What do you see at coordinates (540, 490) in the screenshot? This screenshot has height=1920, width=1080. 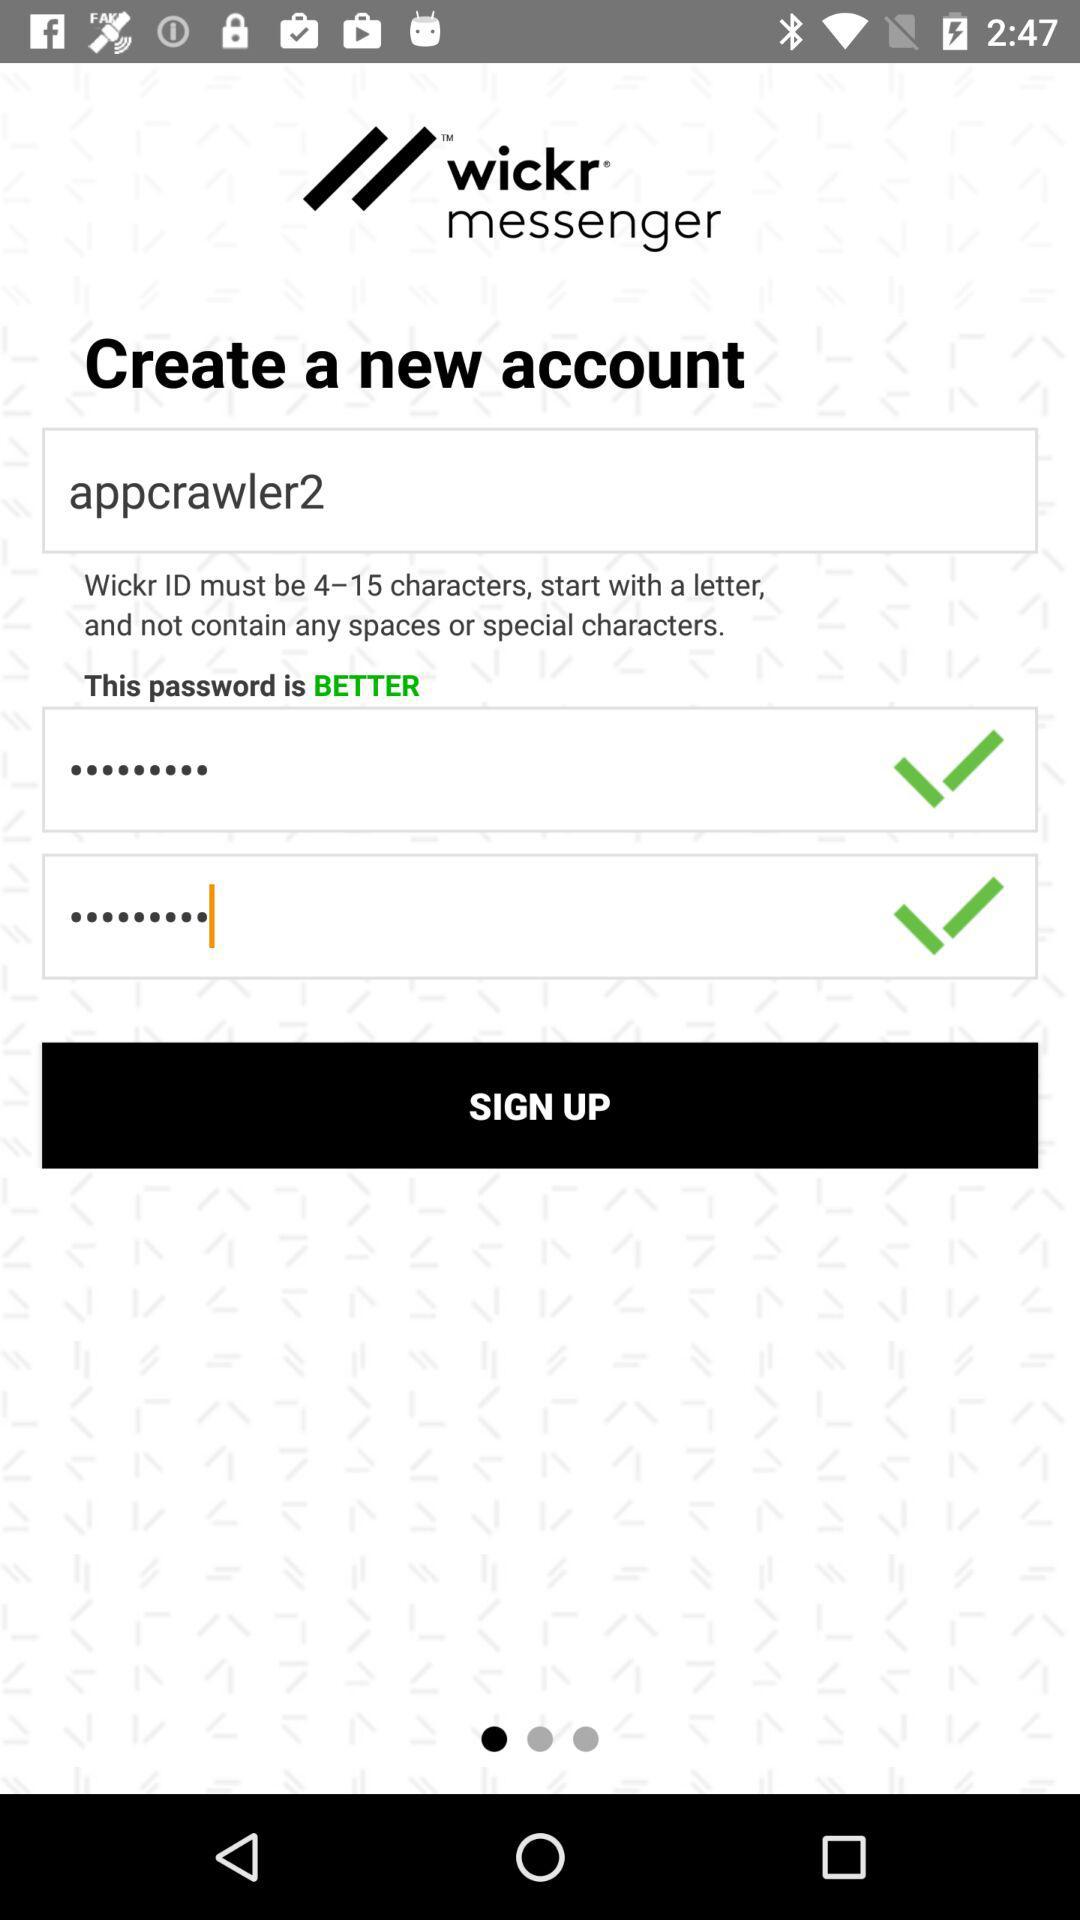 I see `appcrawler2` at bounding box center [540, 490].